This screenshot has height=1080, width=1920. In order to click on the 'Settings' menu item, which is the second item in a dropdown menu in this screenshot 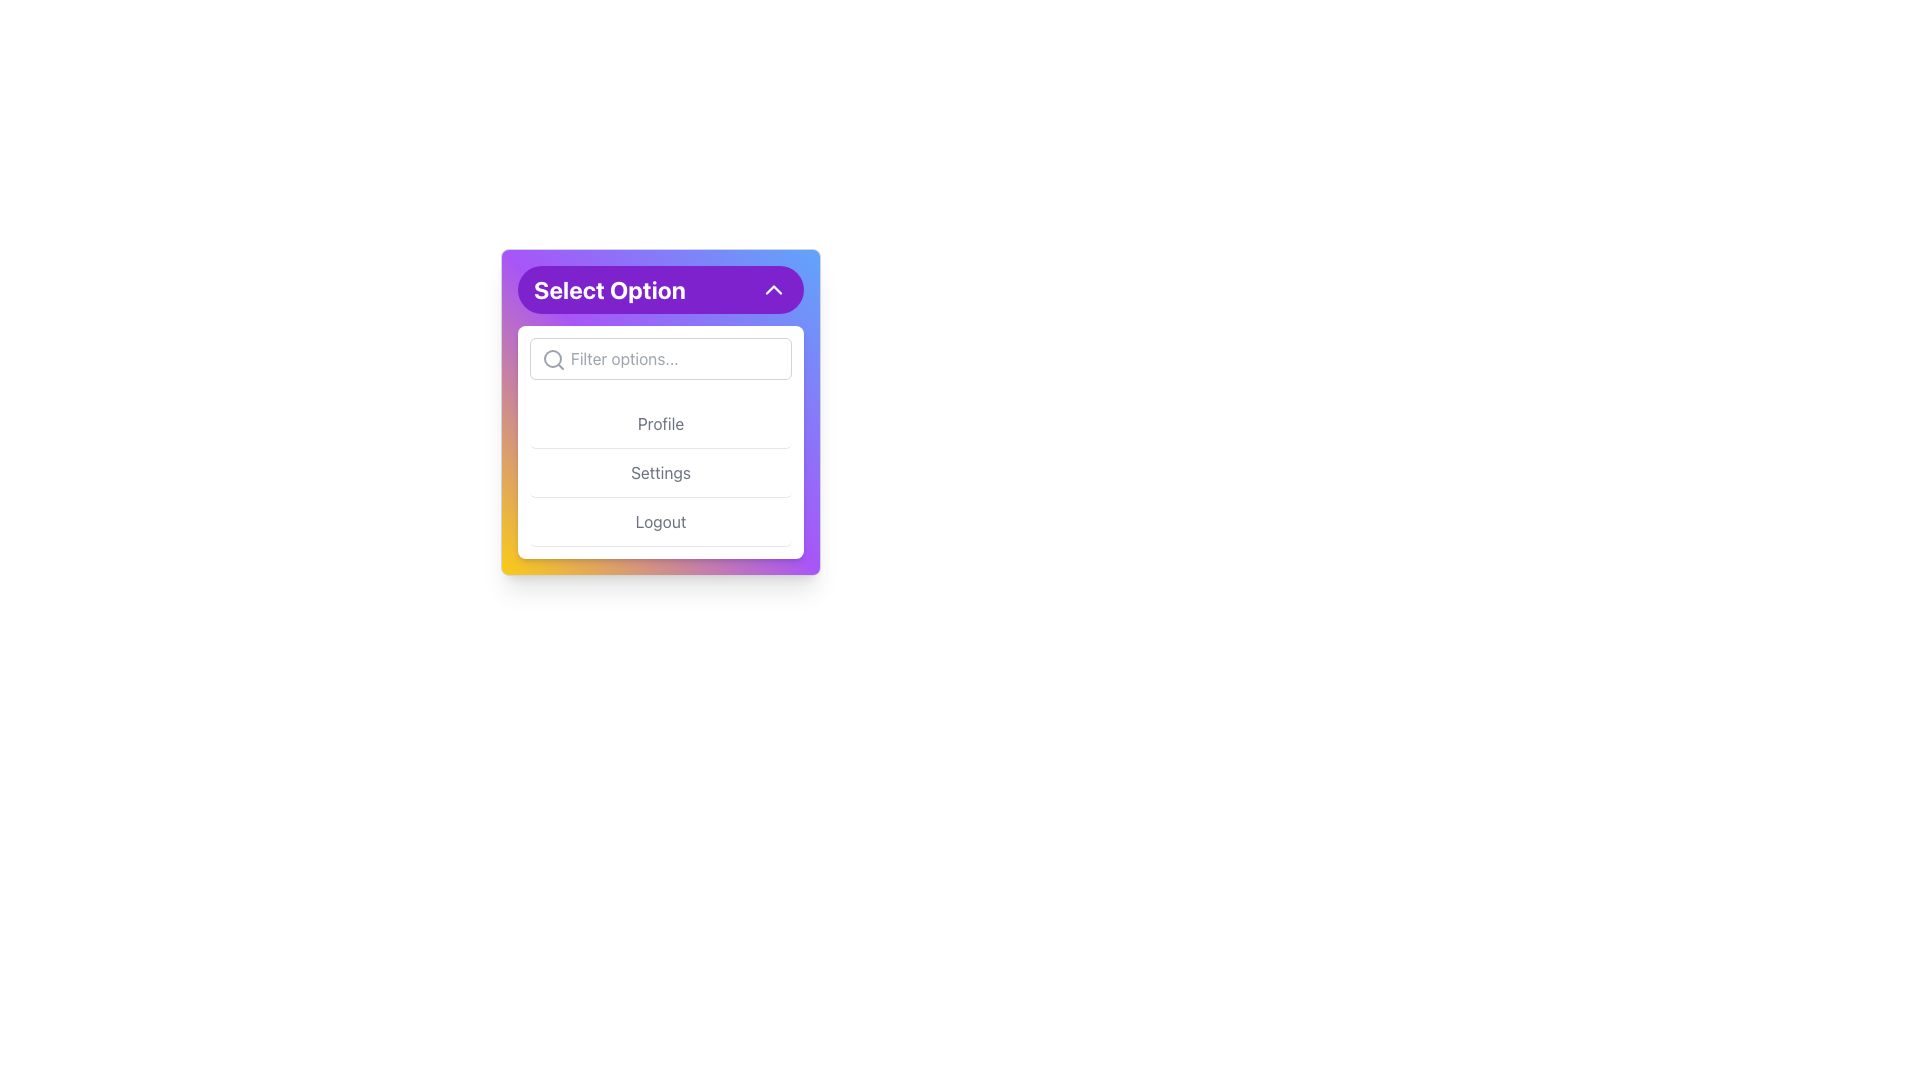, I will do `click(661, 473)`.